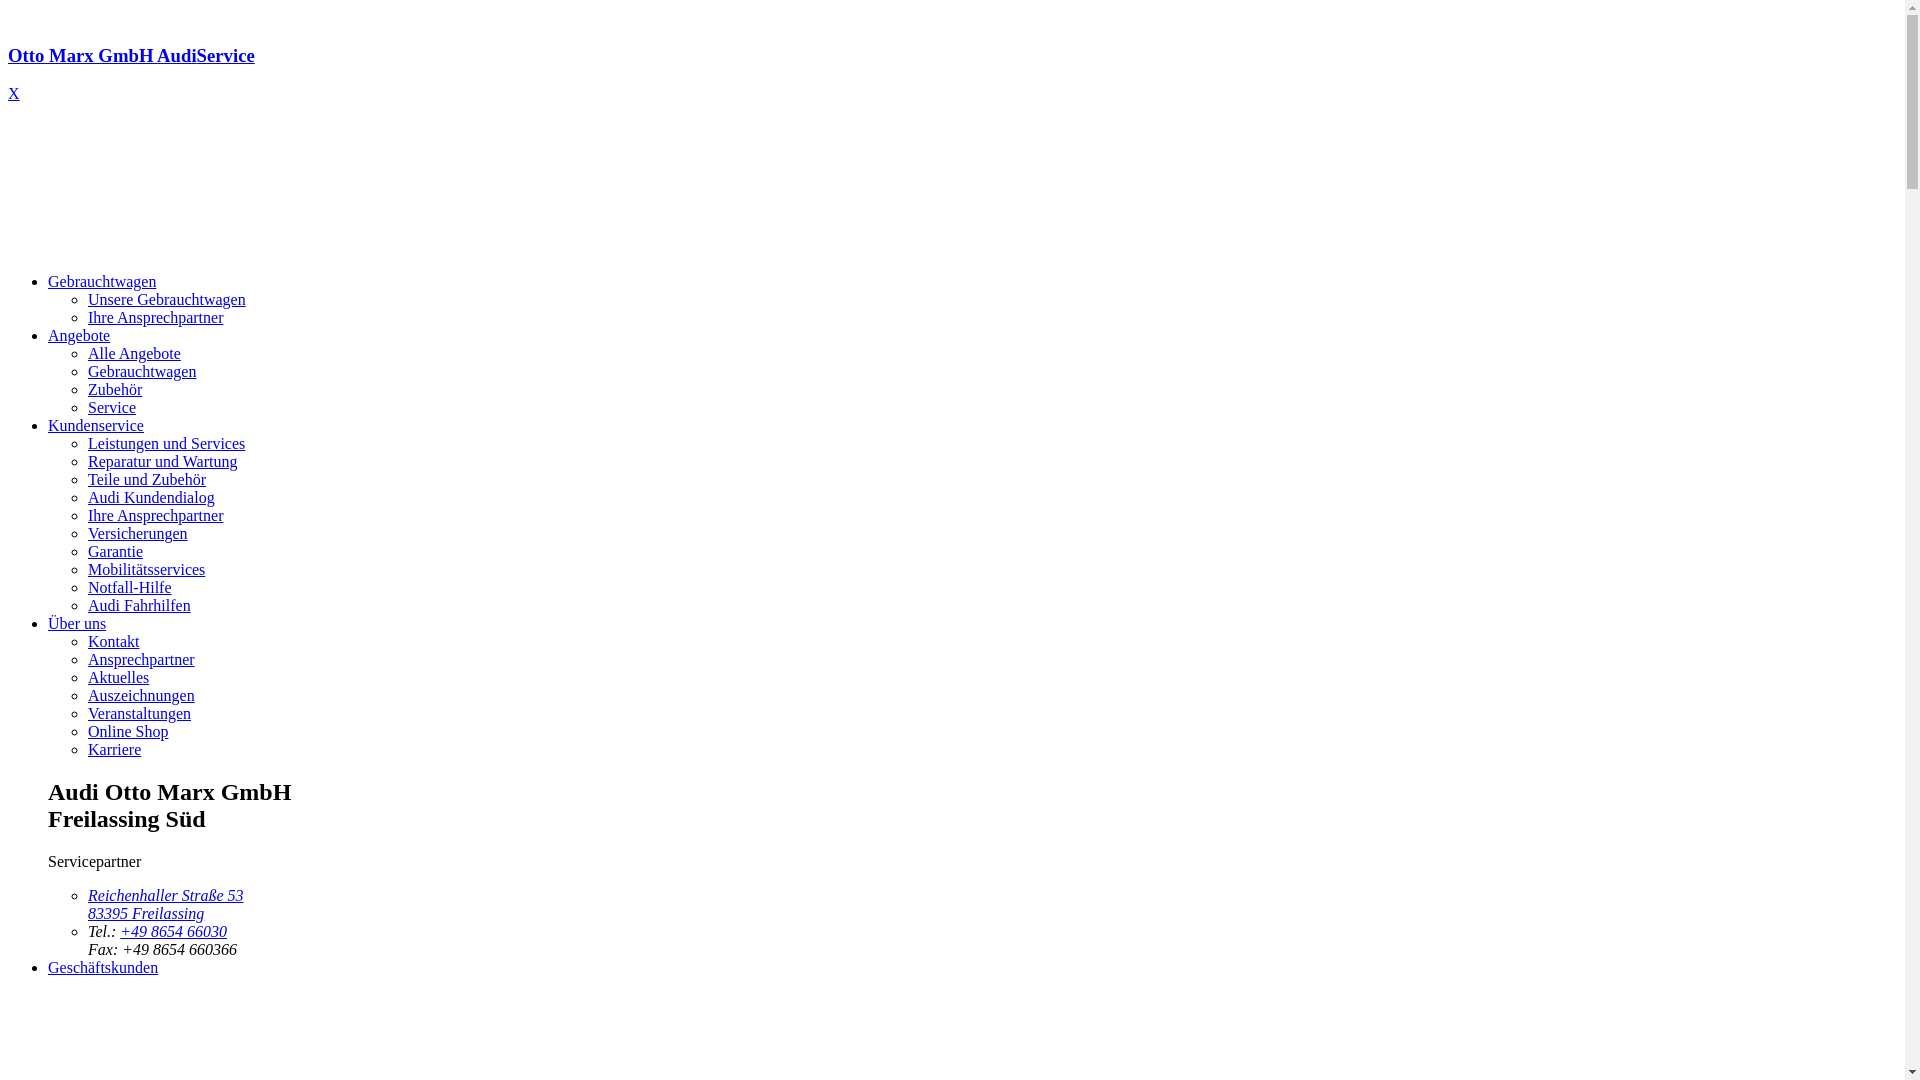 Image resolution: width=1920 pixels, height=1080 pixels. Describe the element at coordinates (150, 496) in the screenshot. I see `'Audi Kundendialog'` at that location.